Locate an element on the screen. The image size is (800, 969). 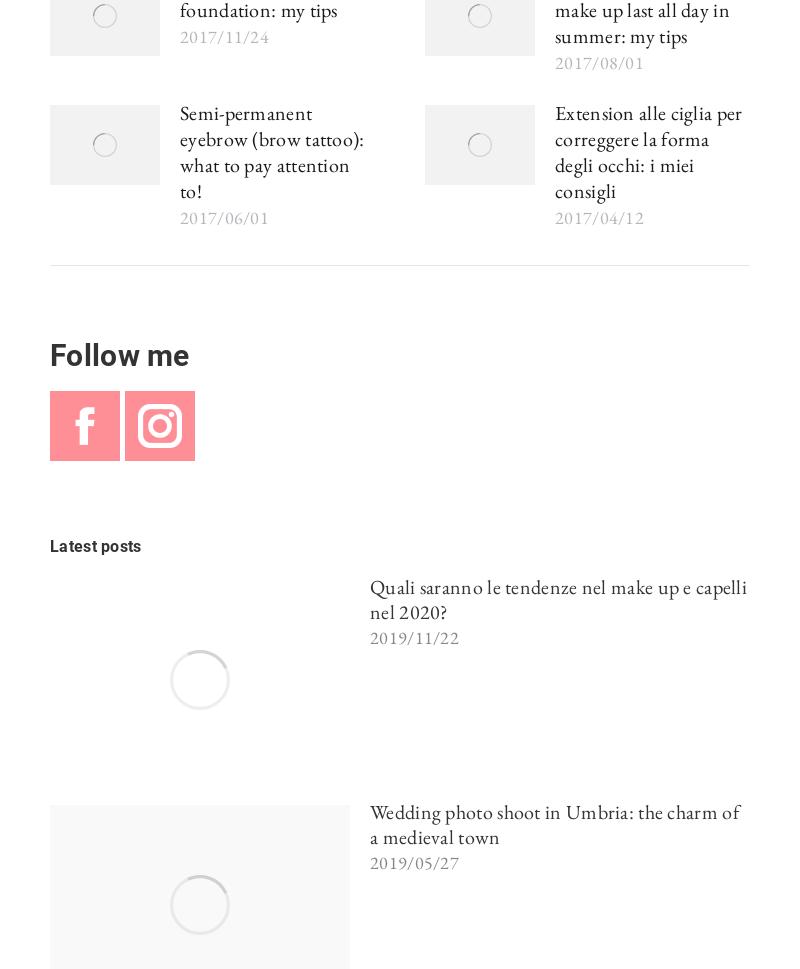
'2019/05/27' is located at coordinates (414, 861).